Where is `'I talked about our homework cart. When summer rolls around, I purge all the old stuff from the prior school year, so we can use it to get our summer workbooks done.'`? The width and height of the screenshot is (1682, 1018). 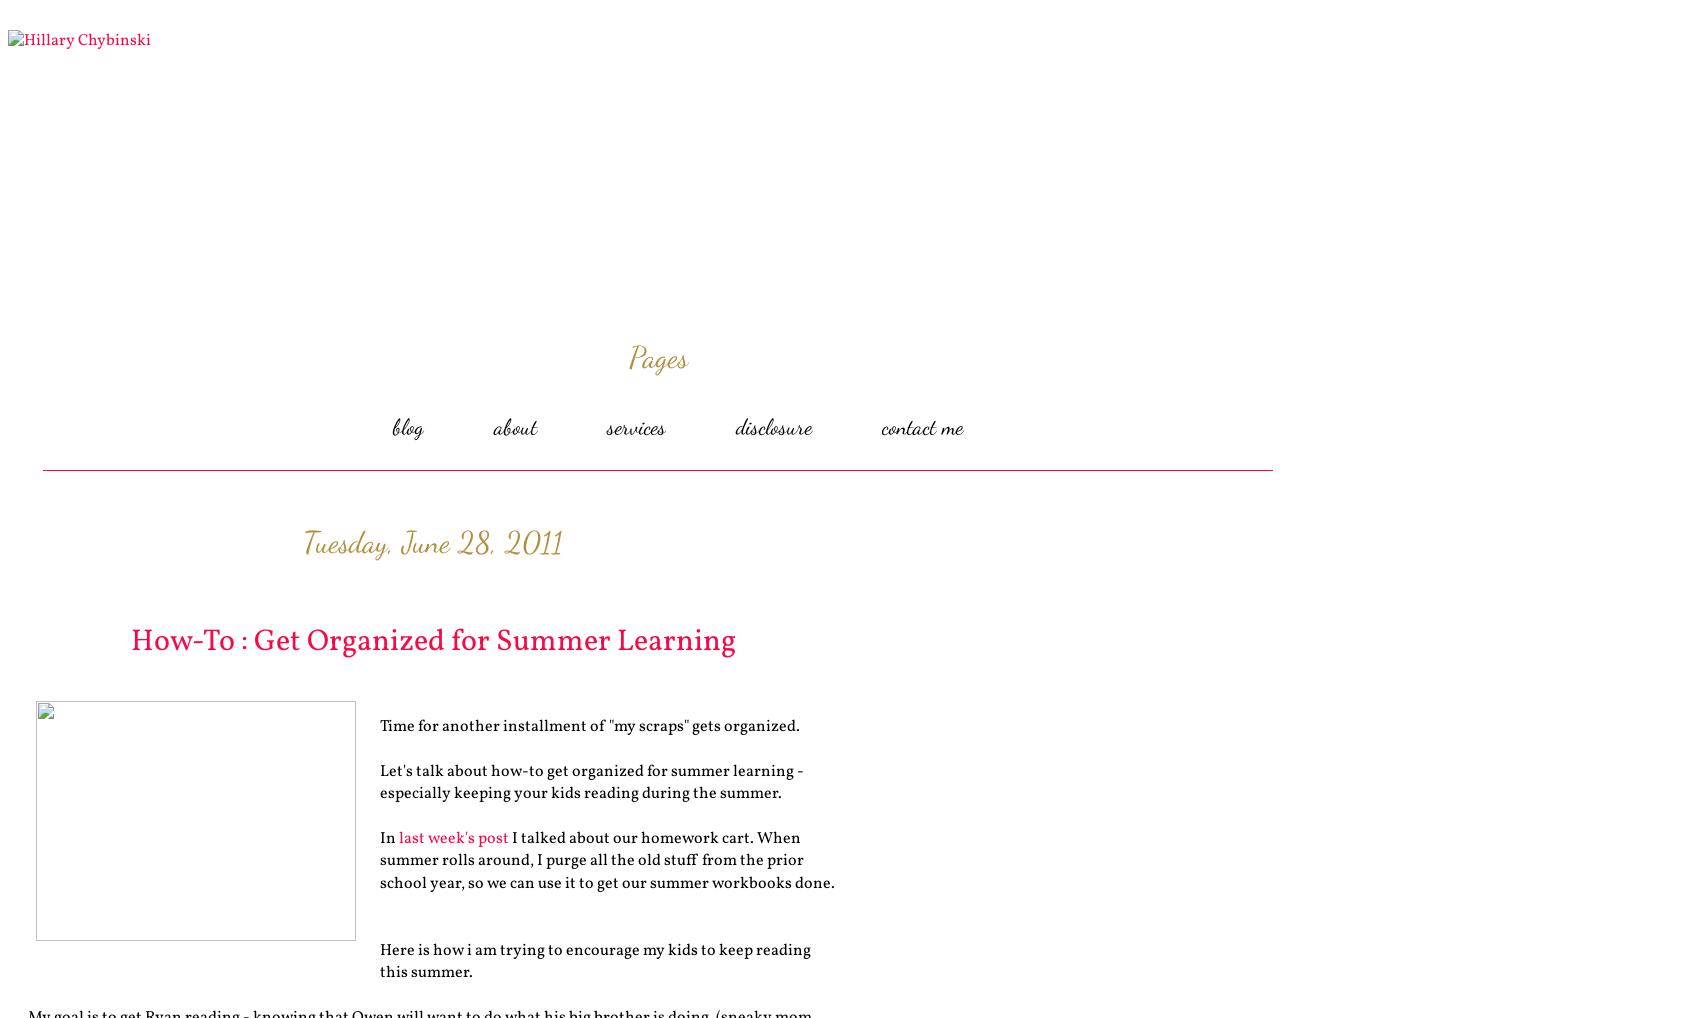 'I talked about our homework cart. When summer rolls around, I purge all the old stuff from the prior school year, so we can use it to get our summer workbooks done.' is located at coordinates (607, 859).